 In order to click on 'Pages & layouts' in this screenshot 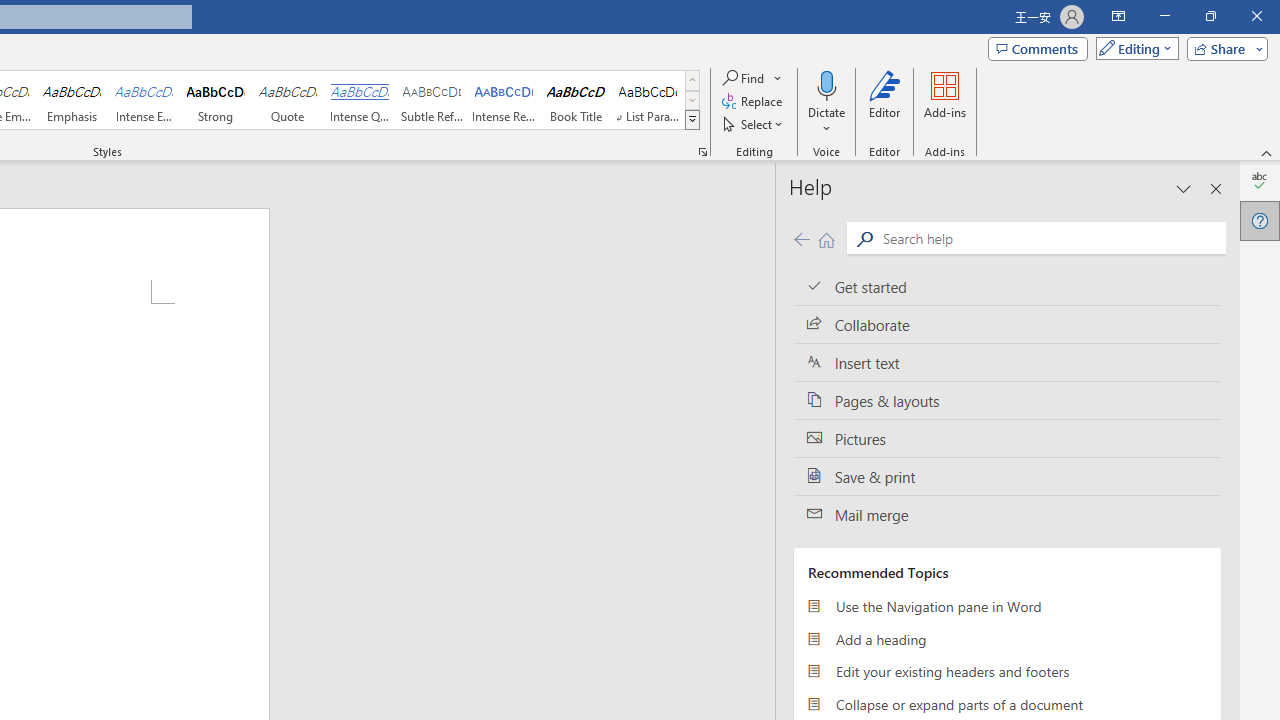, I will do `click(1007, 401)`.